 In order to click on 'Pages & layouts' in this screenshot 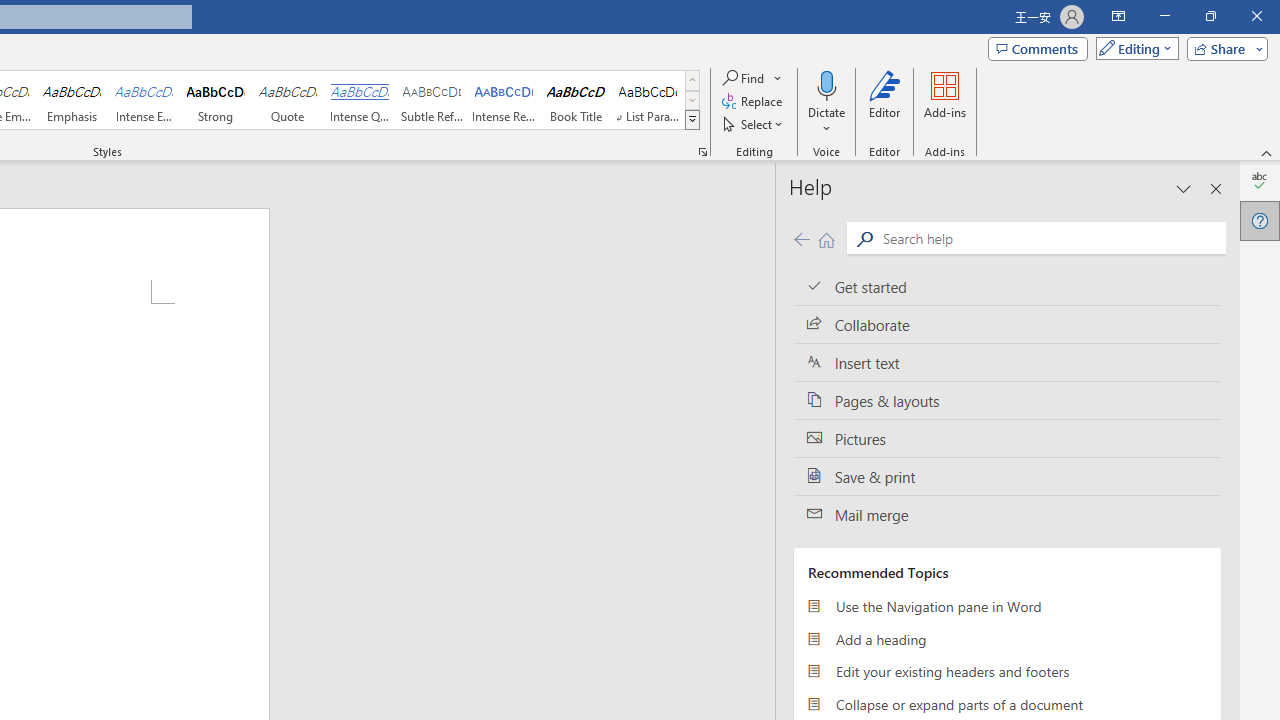, I will do `click(1007, 401)`.